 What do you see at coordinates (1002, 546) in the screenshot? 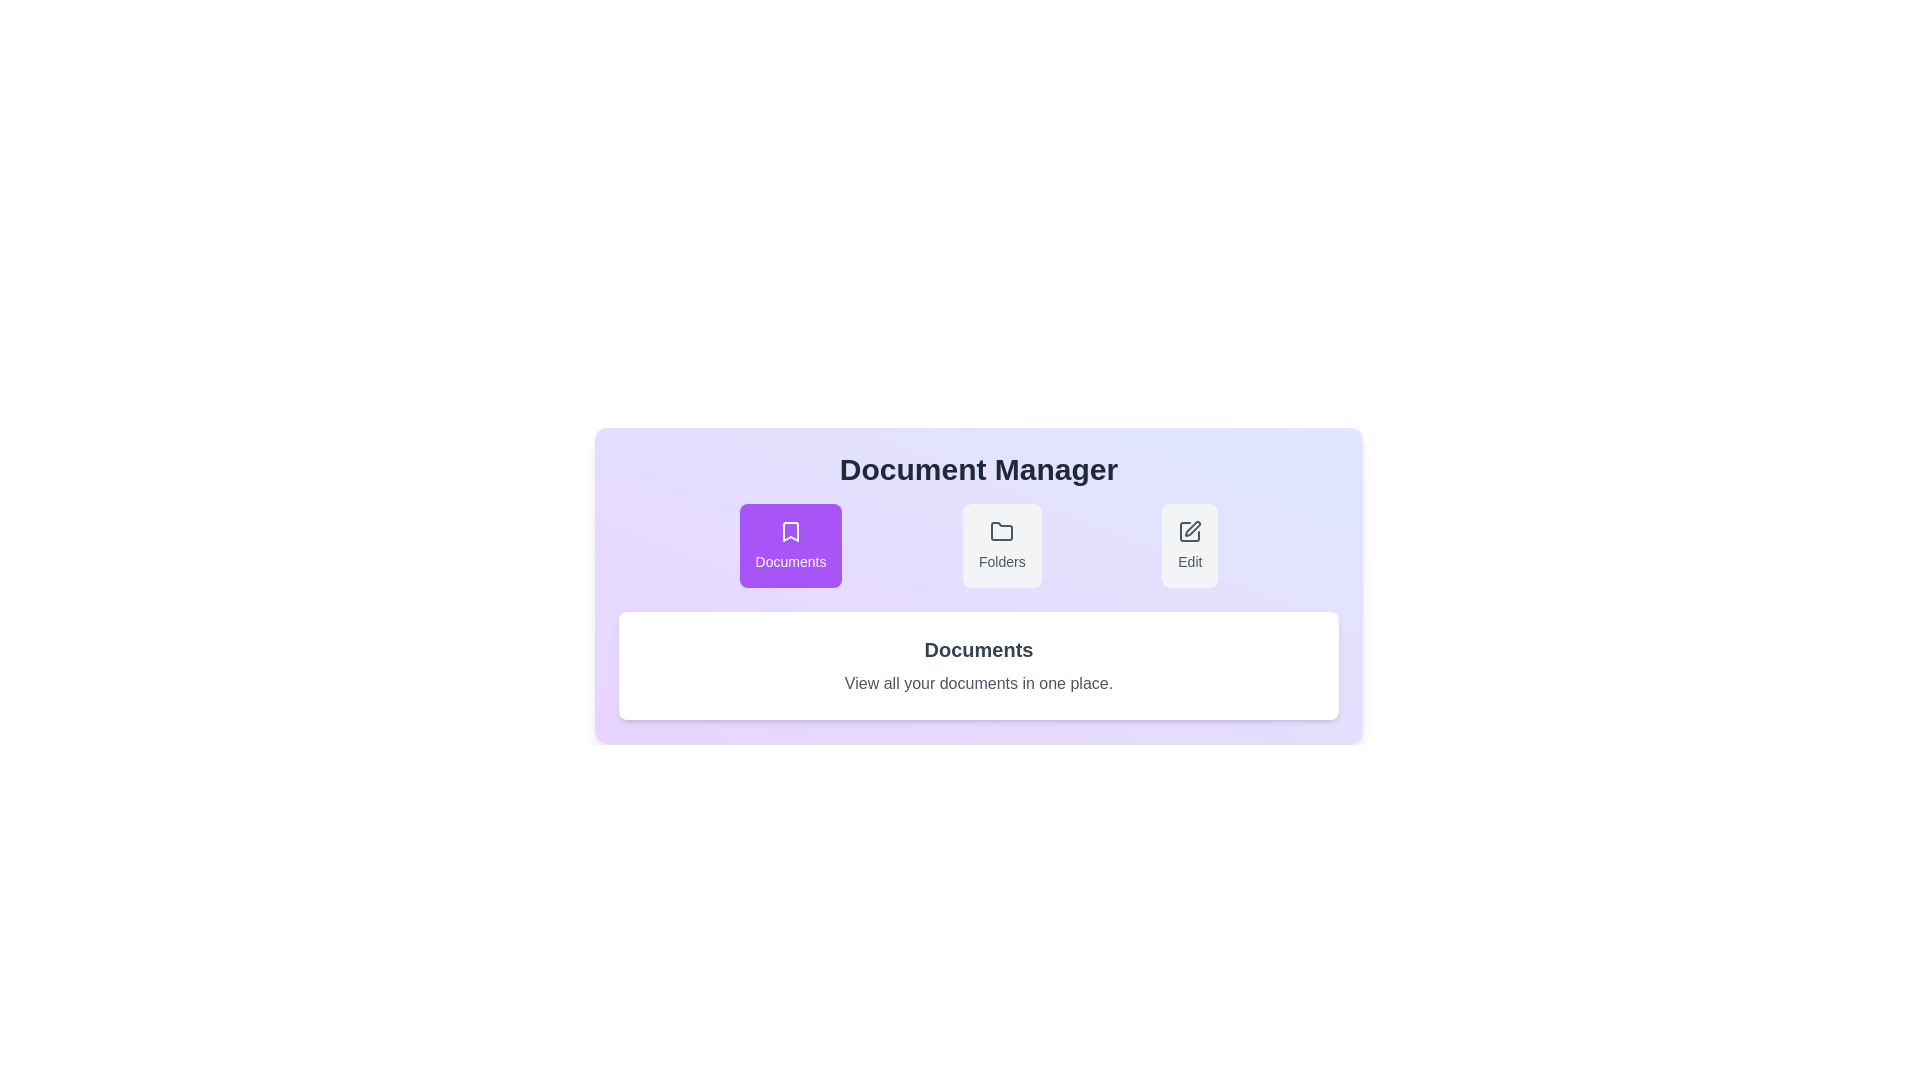
I see `the 'Folders' button located under the 'Document Manager' title` at bounding box center [1002, 546].